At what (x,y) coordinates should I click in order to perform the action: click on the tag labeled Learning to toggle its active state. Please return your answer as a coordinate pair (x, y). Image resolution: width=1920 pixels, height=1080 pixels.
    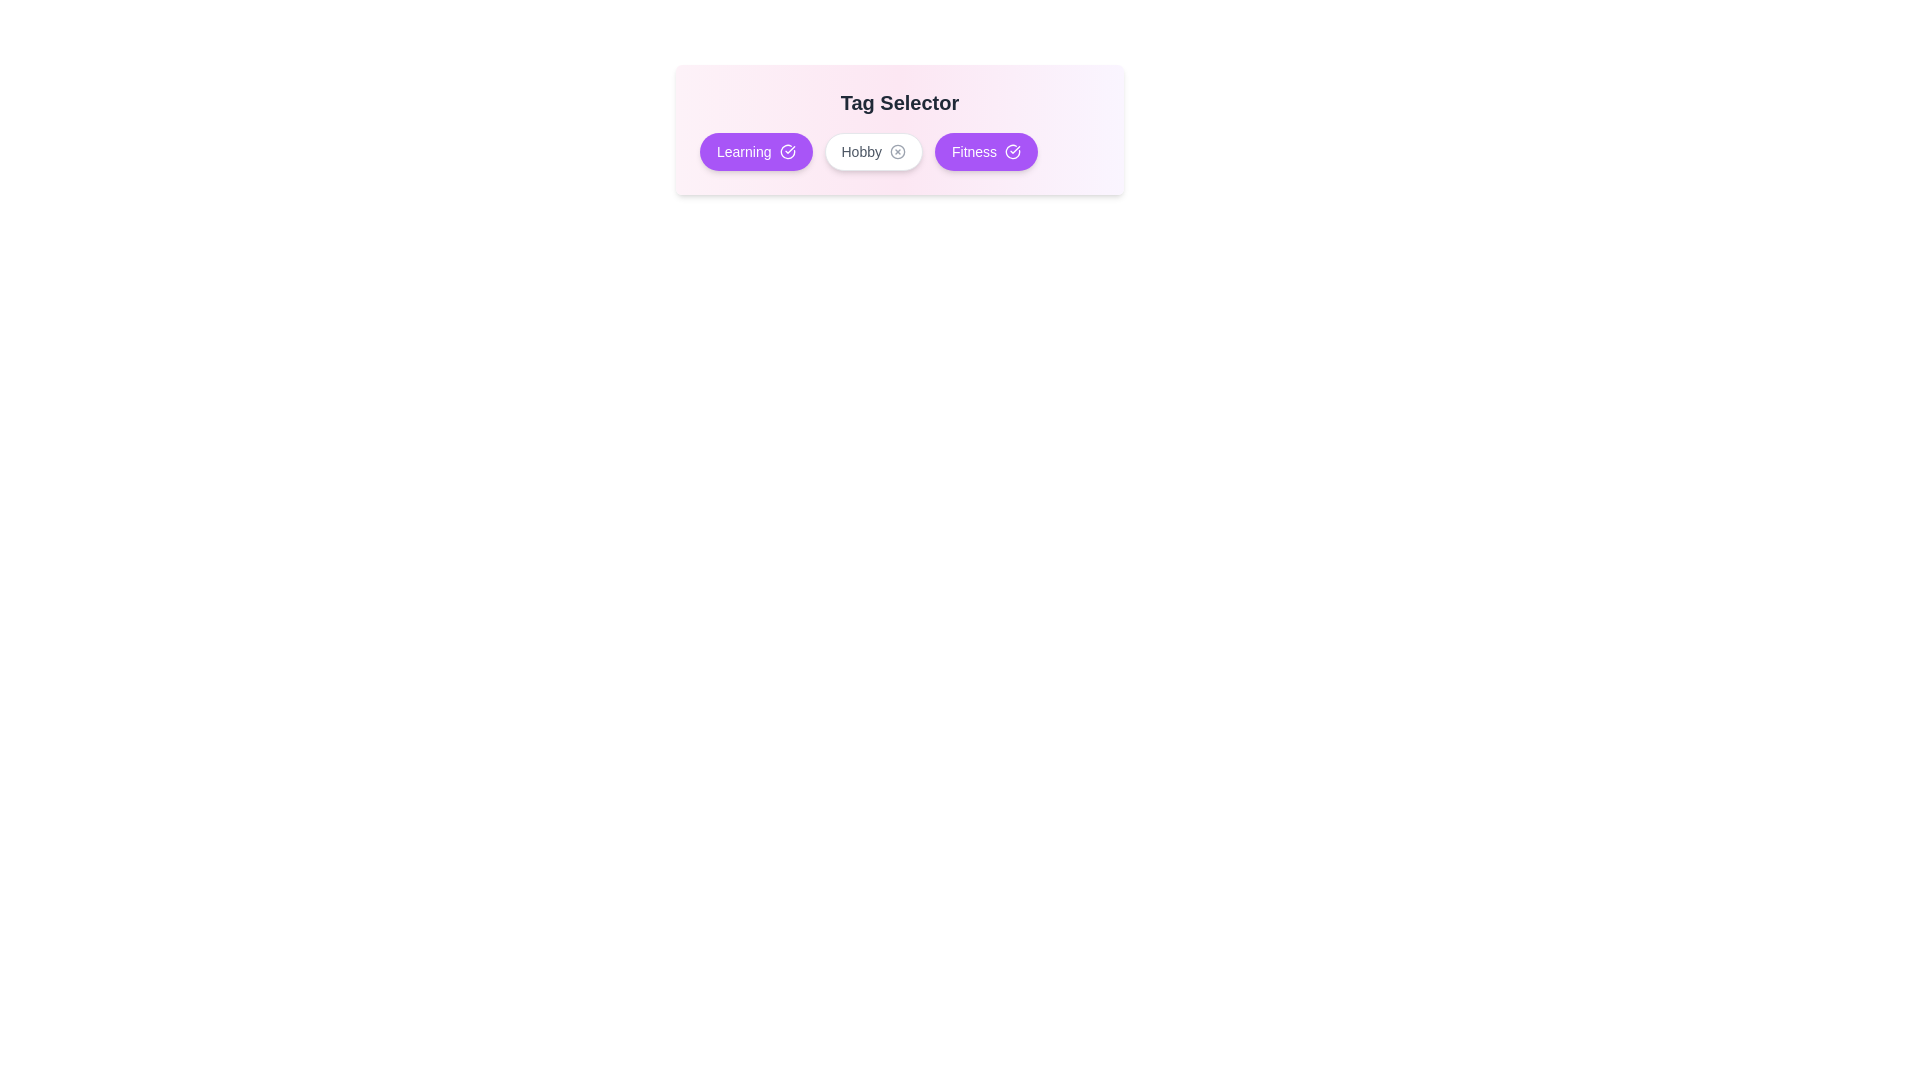
    Looking at the image, I should click on (755, 150).